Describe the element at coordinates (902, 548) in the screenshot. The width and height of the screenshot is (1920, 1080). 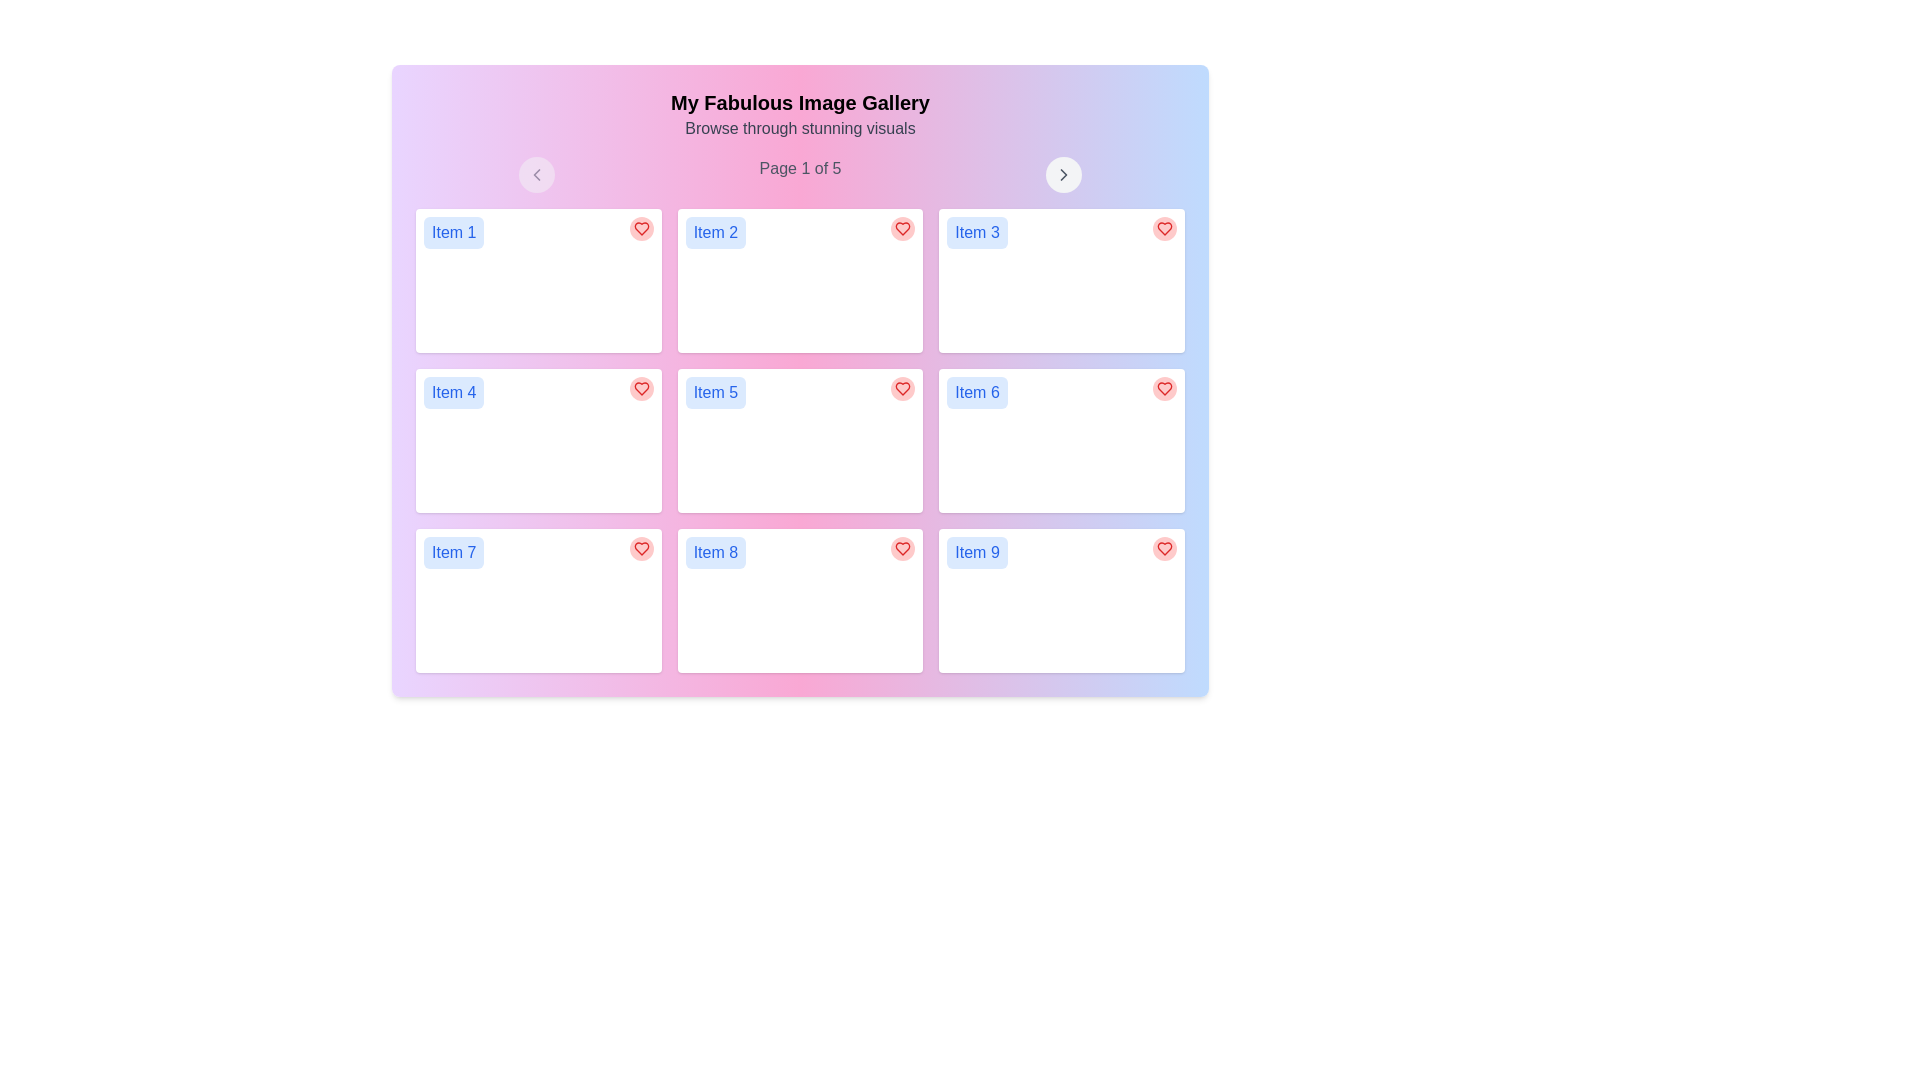
I see `the favorite (heart) icon button associated with 'Item 8'` at that location.